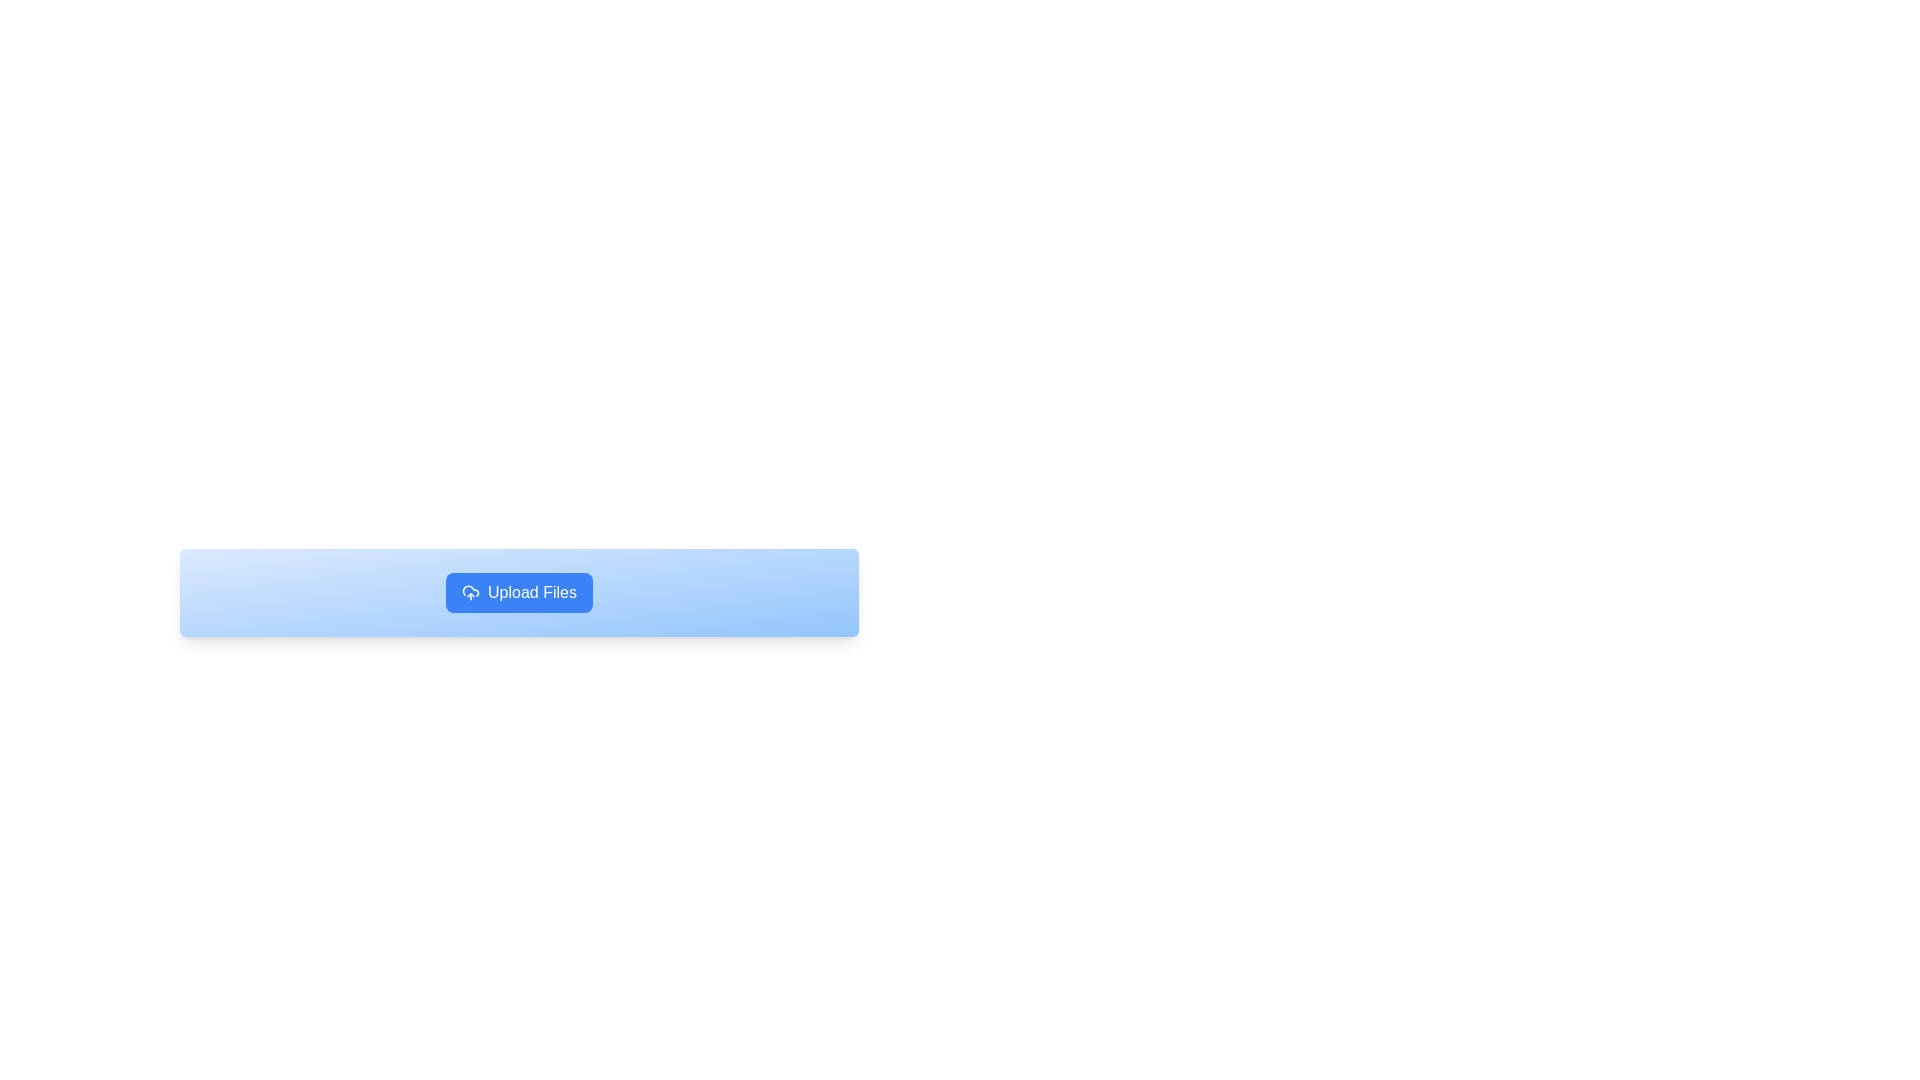  I want to click on the 'Upload Files' button, which has a blue background, rounded corners, and white text with a cloud icon, so click(519, 592).